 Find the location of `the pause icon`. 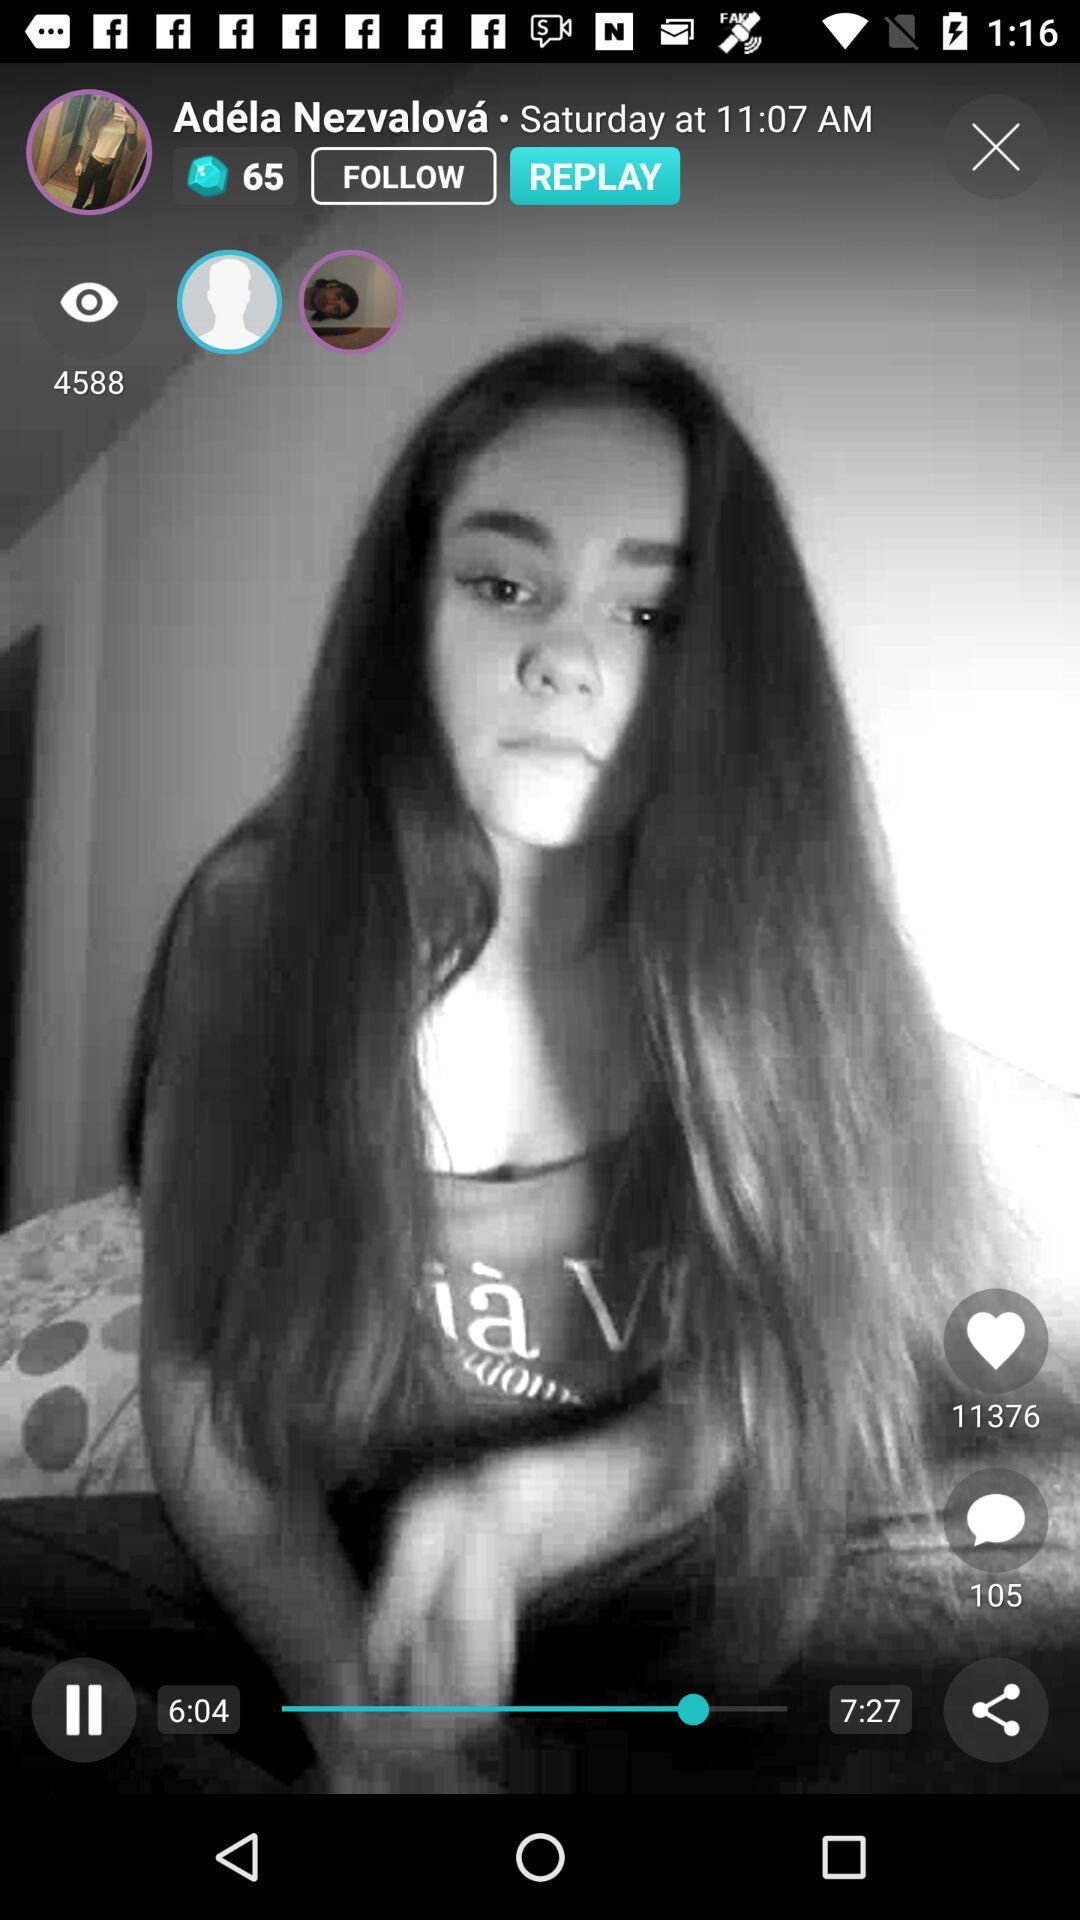

the pause icon is located at coordinates (83, 1708).